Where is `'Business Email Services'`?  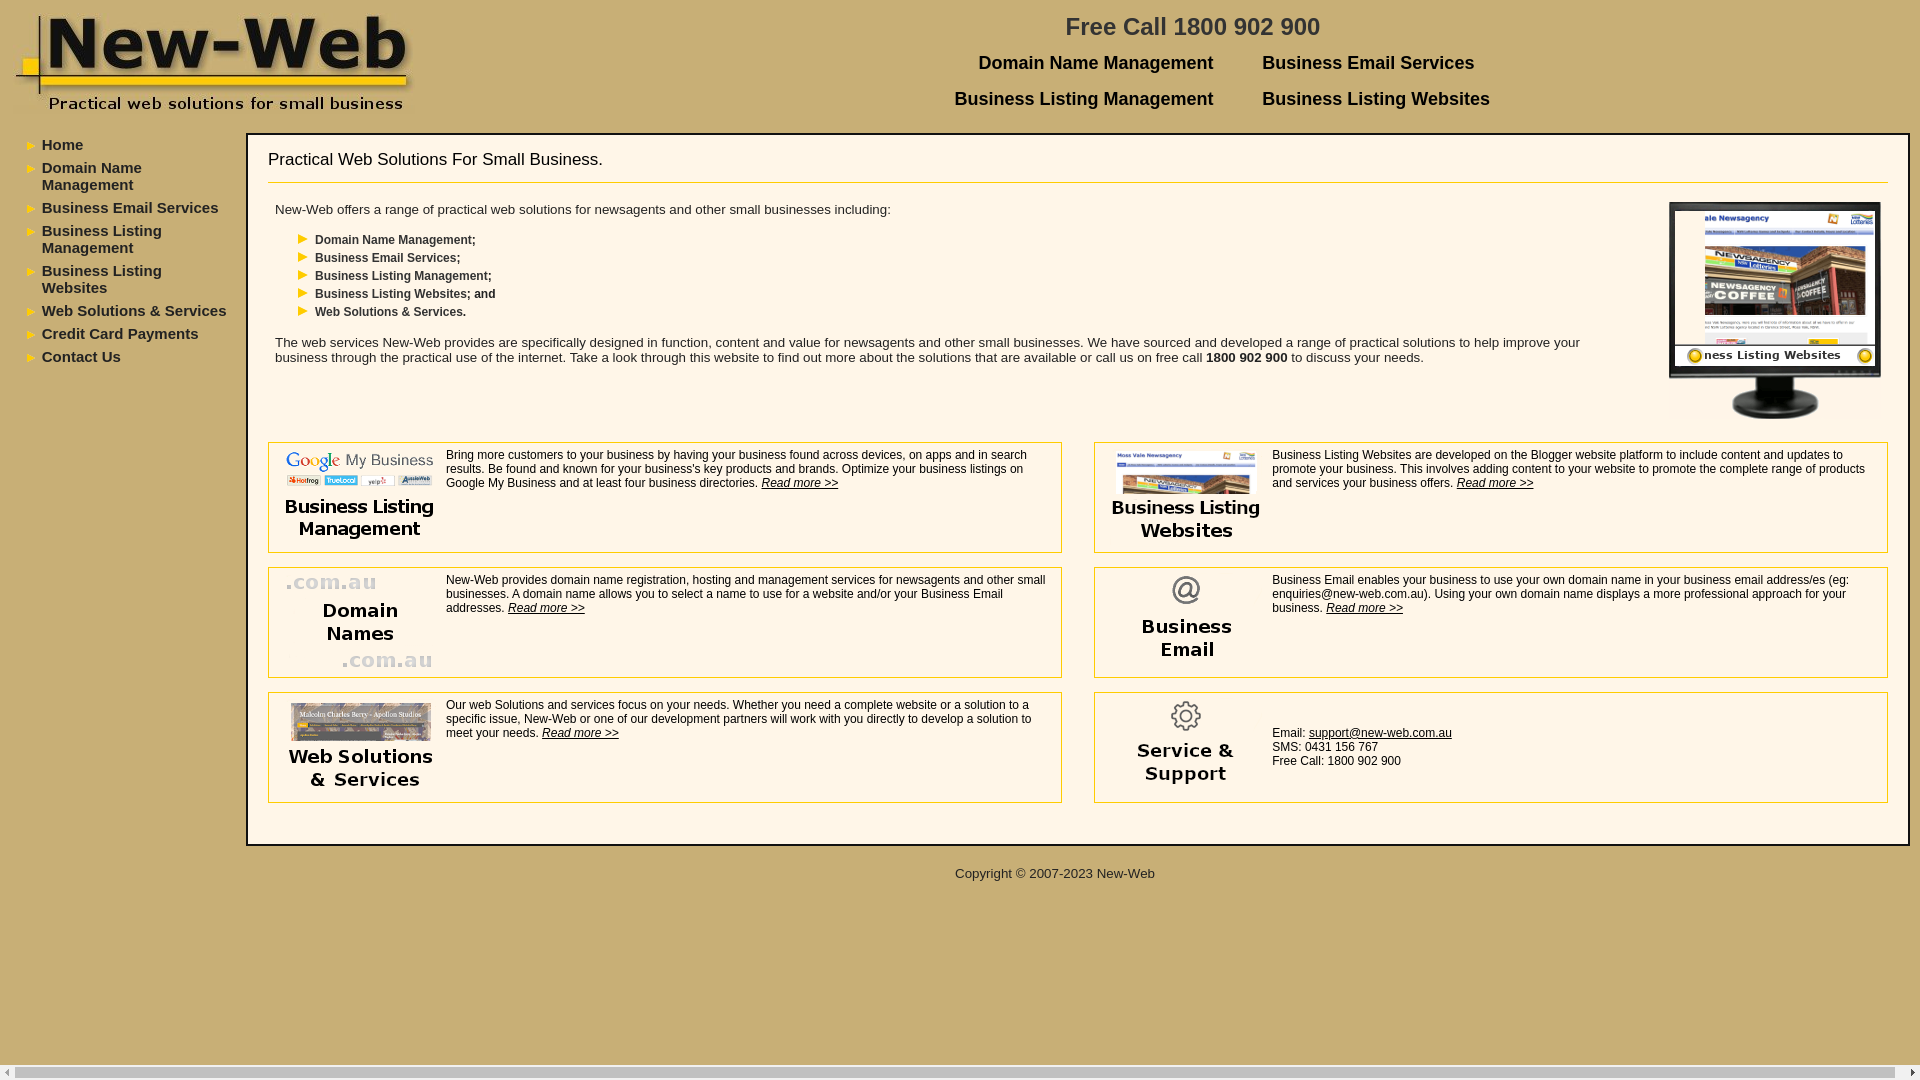 'Business Email Services' is located at coordinates (1261, 61).